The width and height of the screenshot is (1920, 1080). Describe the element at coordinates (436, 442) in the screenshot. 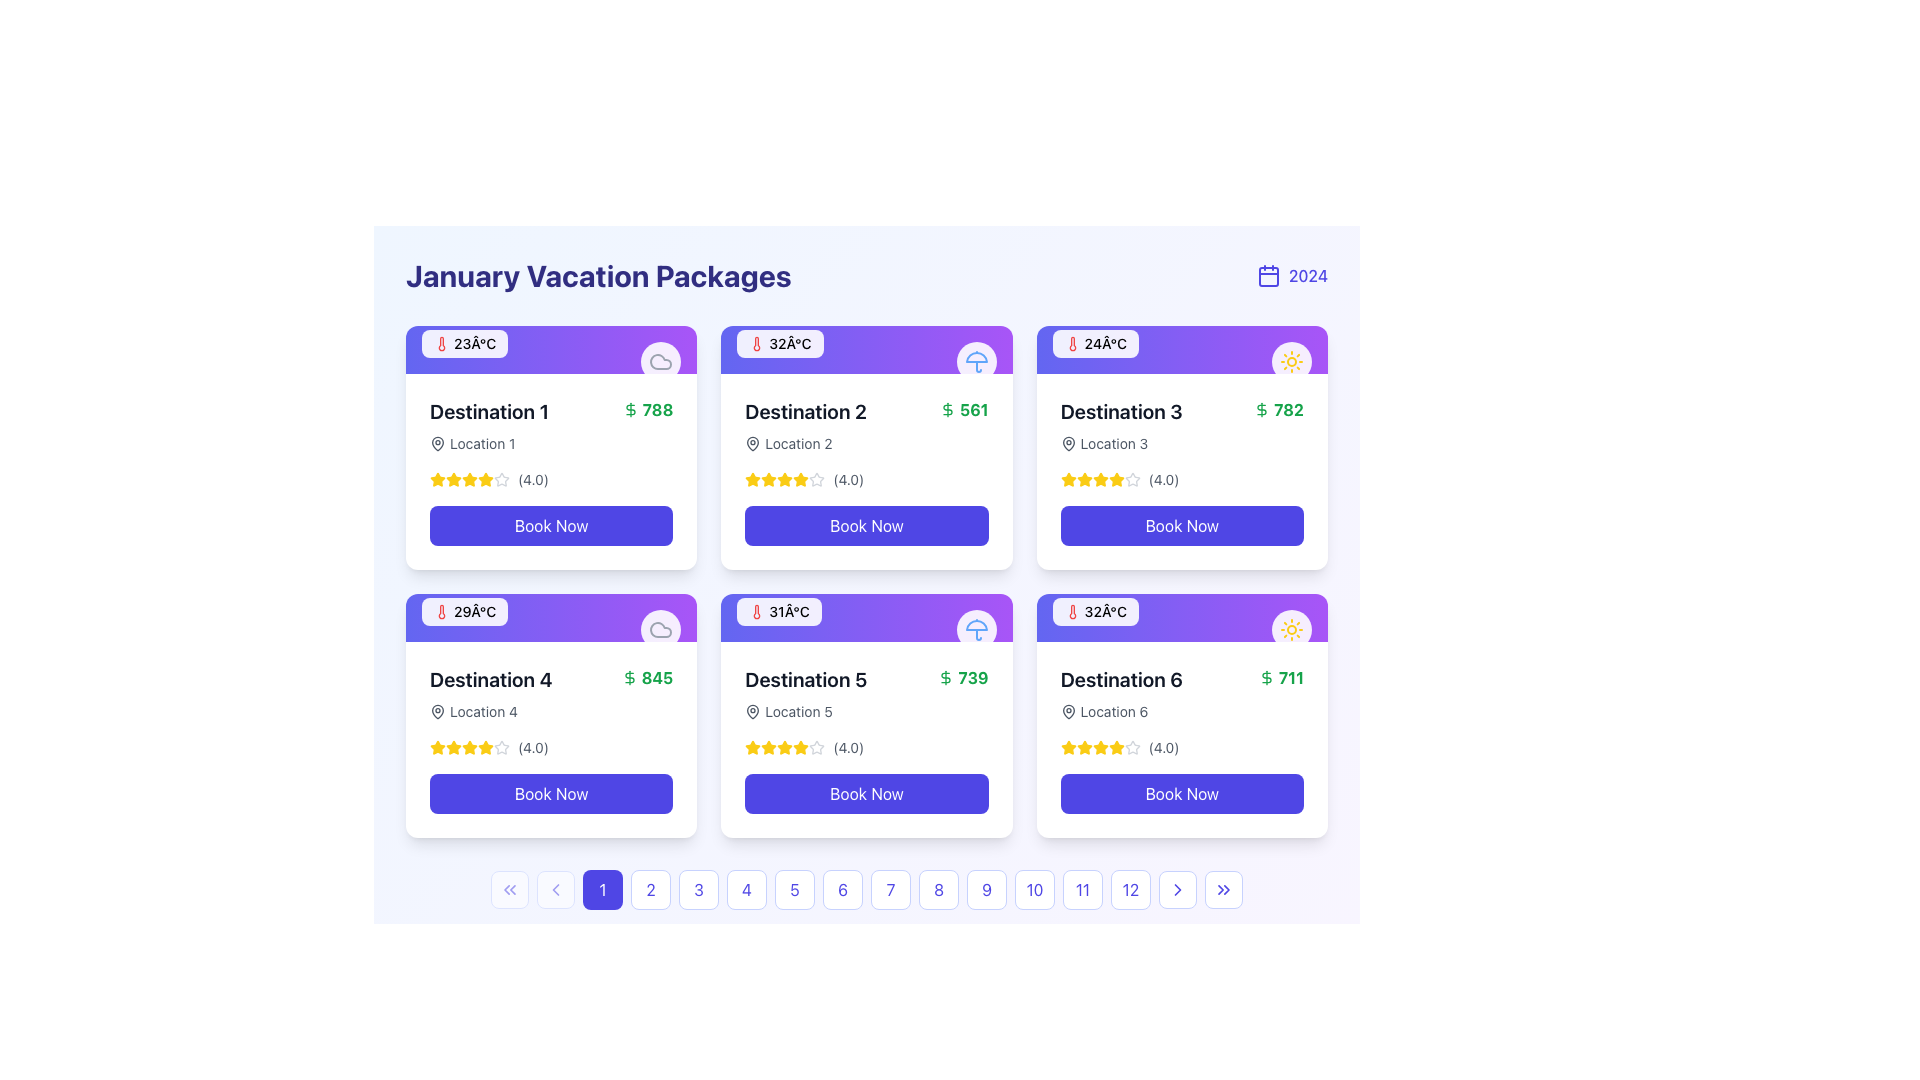

I see `the static location marker icon adjacent to the 'Location 1' text in the 'Destination 1' card` at that location.